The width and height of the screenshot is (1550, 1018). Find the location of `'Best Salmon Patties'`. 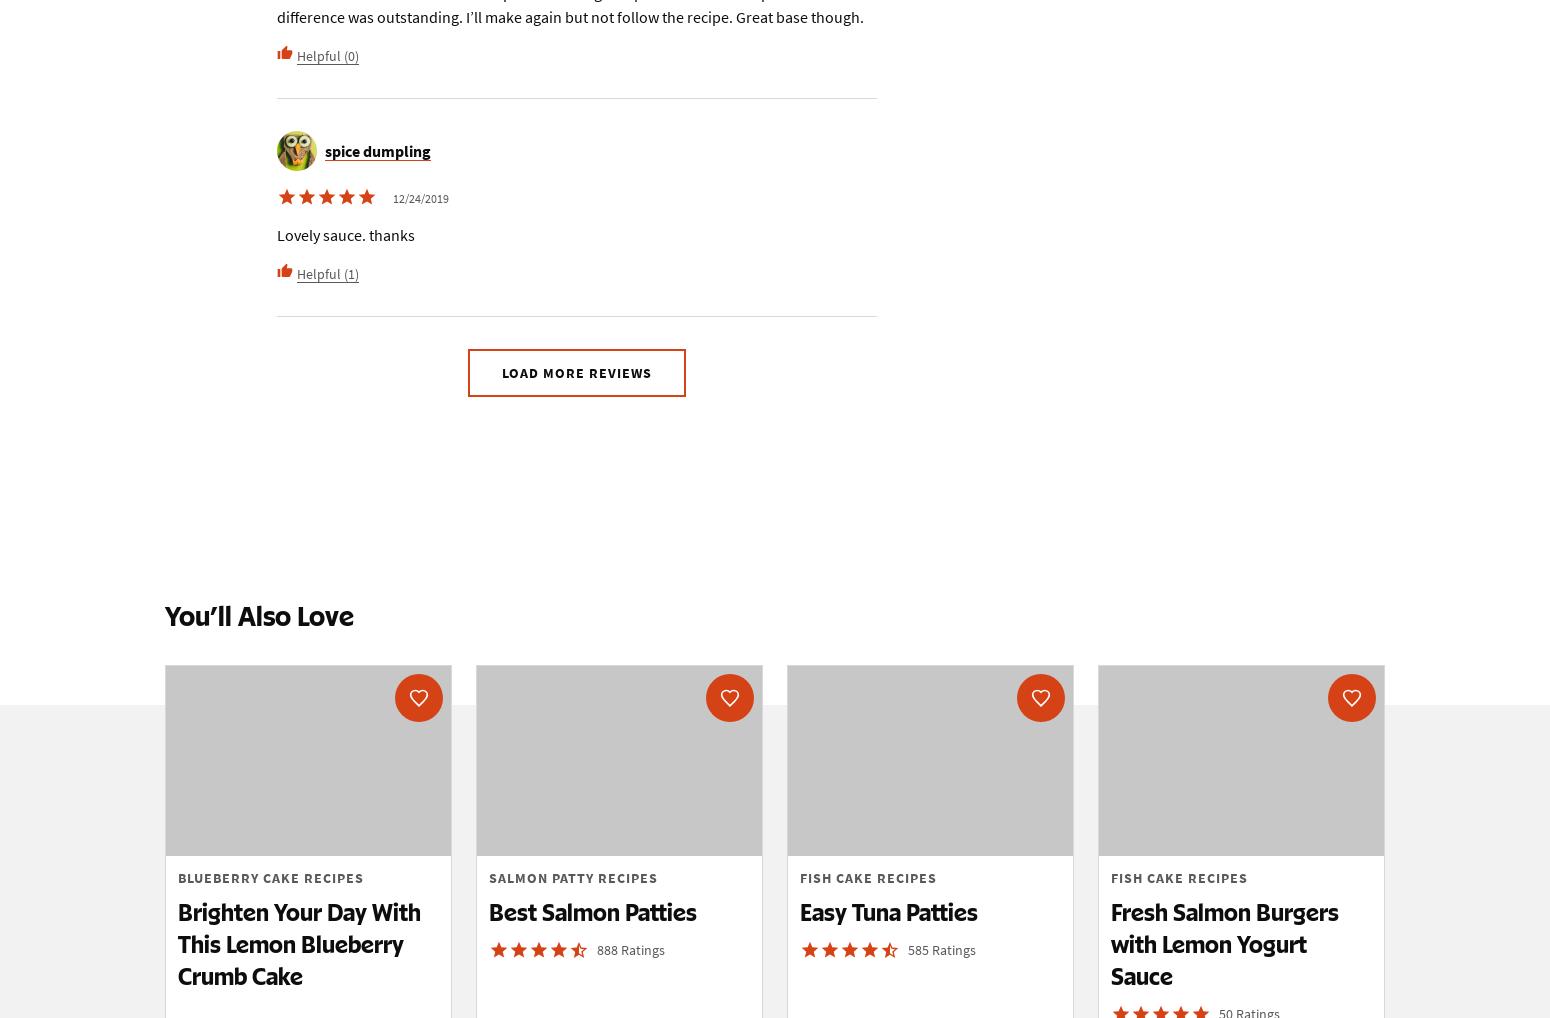

'Best Salmon Patties' is located at coordinates (593, 912).